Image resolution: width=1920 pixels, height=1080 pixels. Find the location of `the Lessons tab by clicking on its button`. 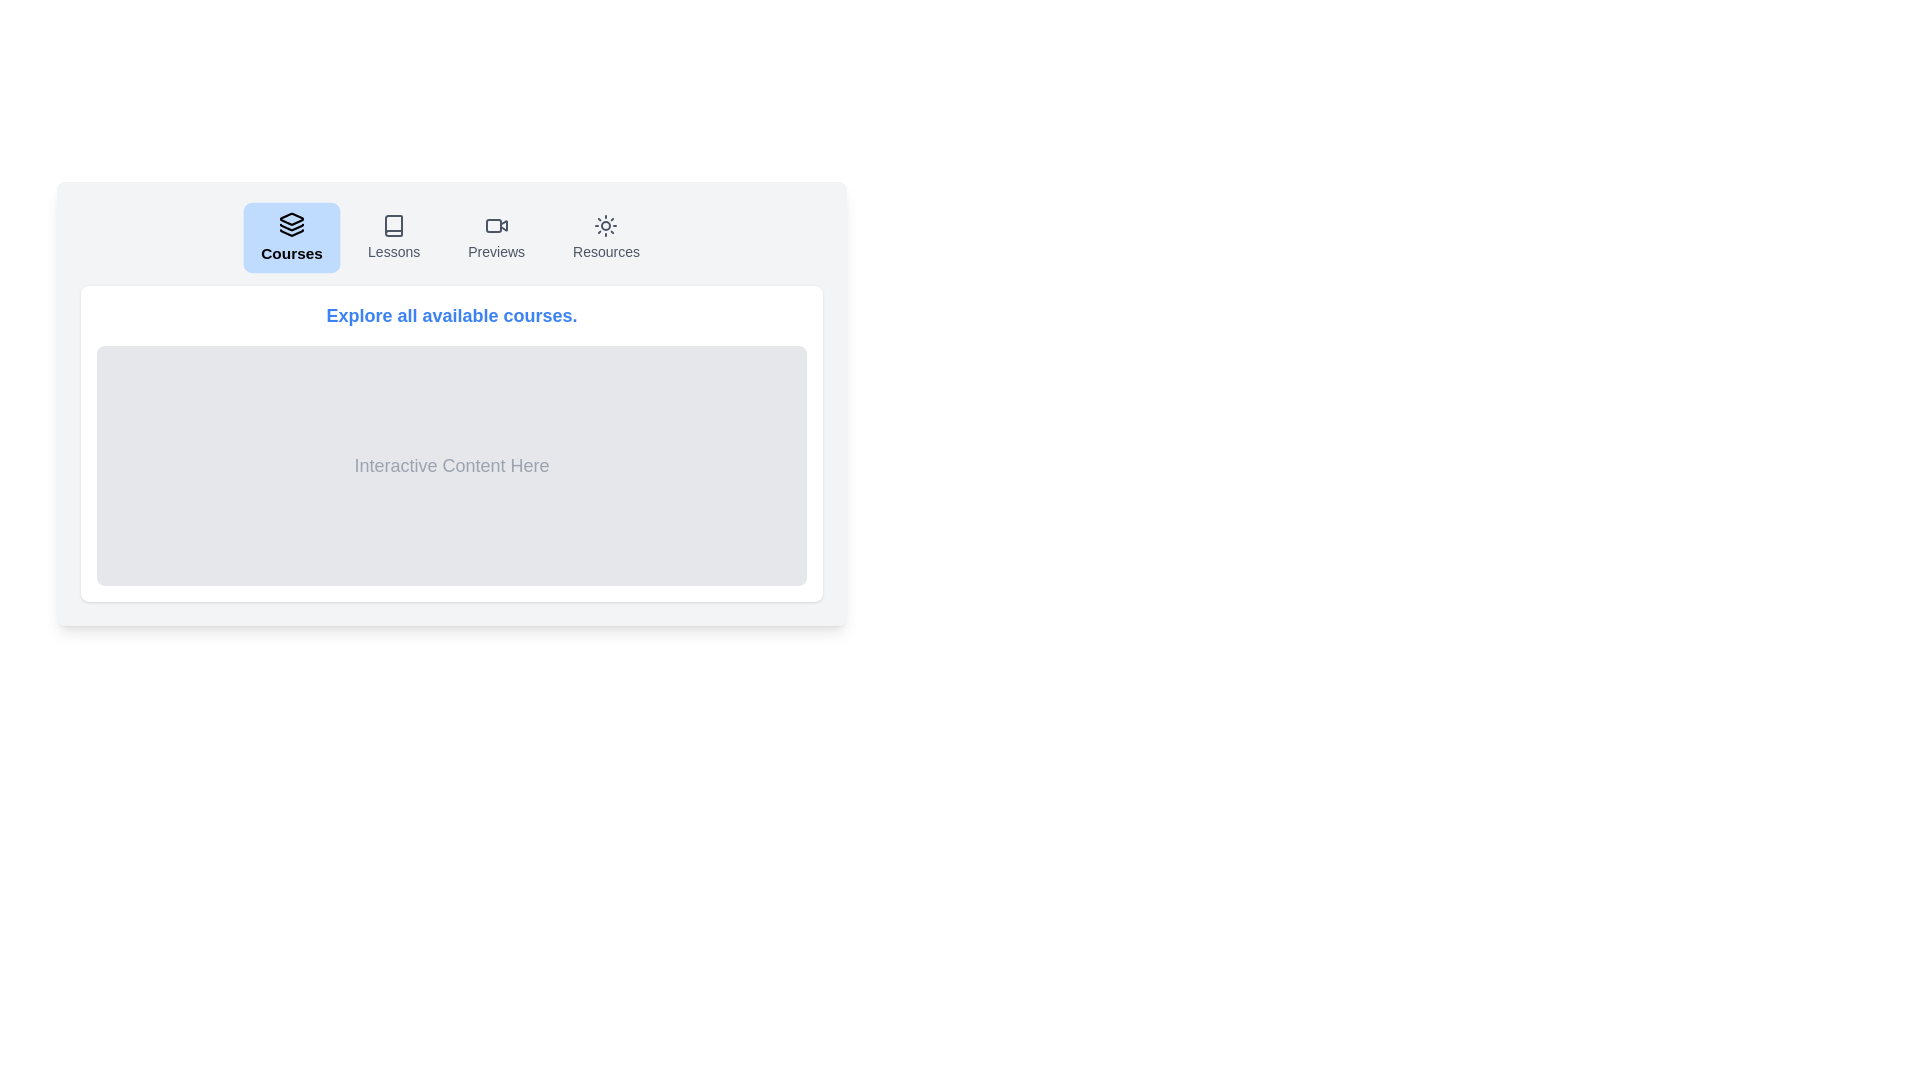

the Lessons tab by clicking on its button is located at coordinates (393, 237).